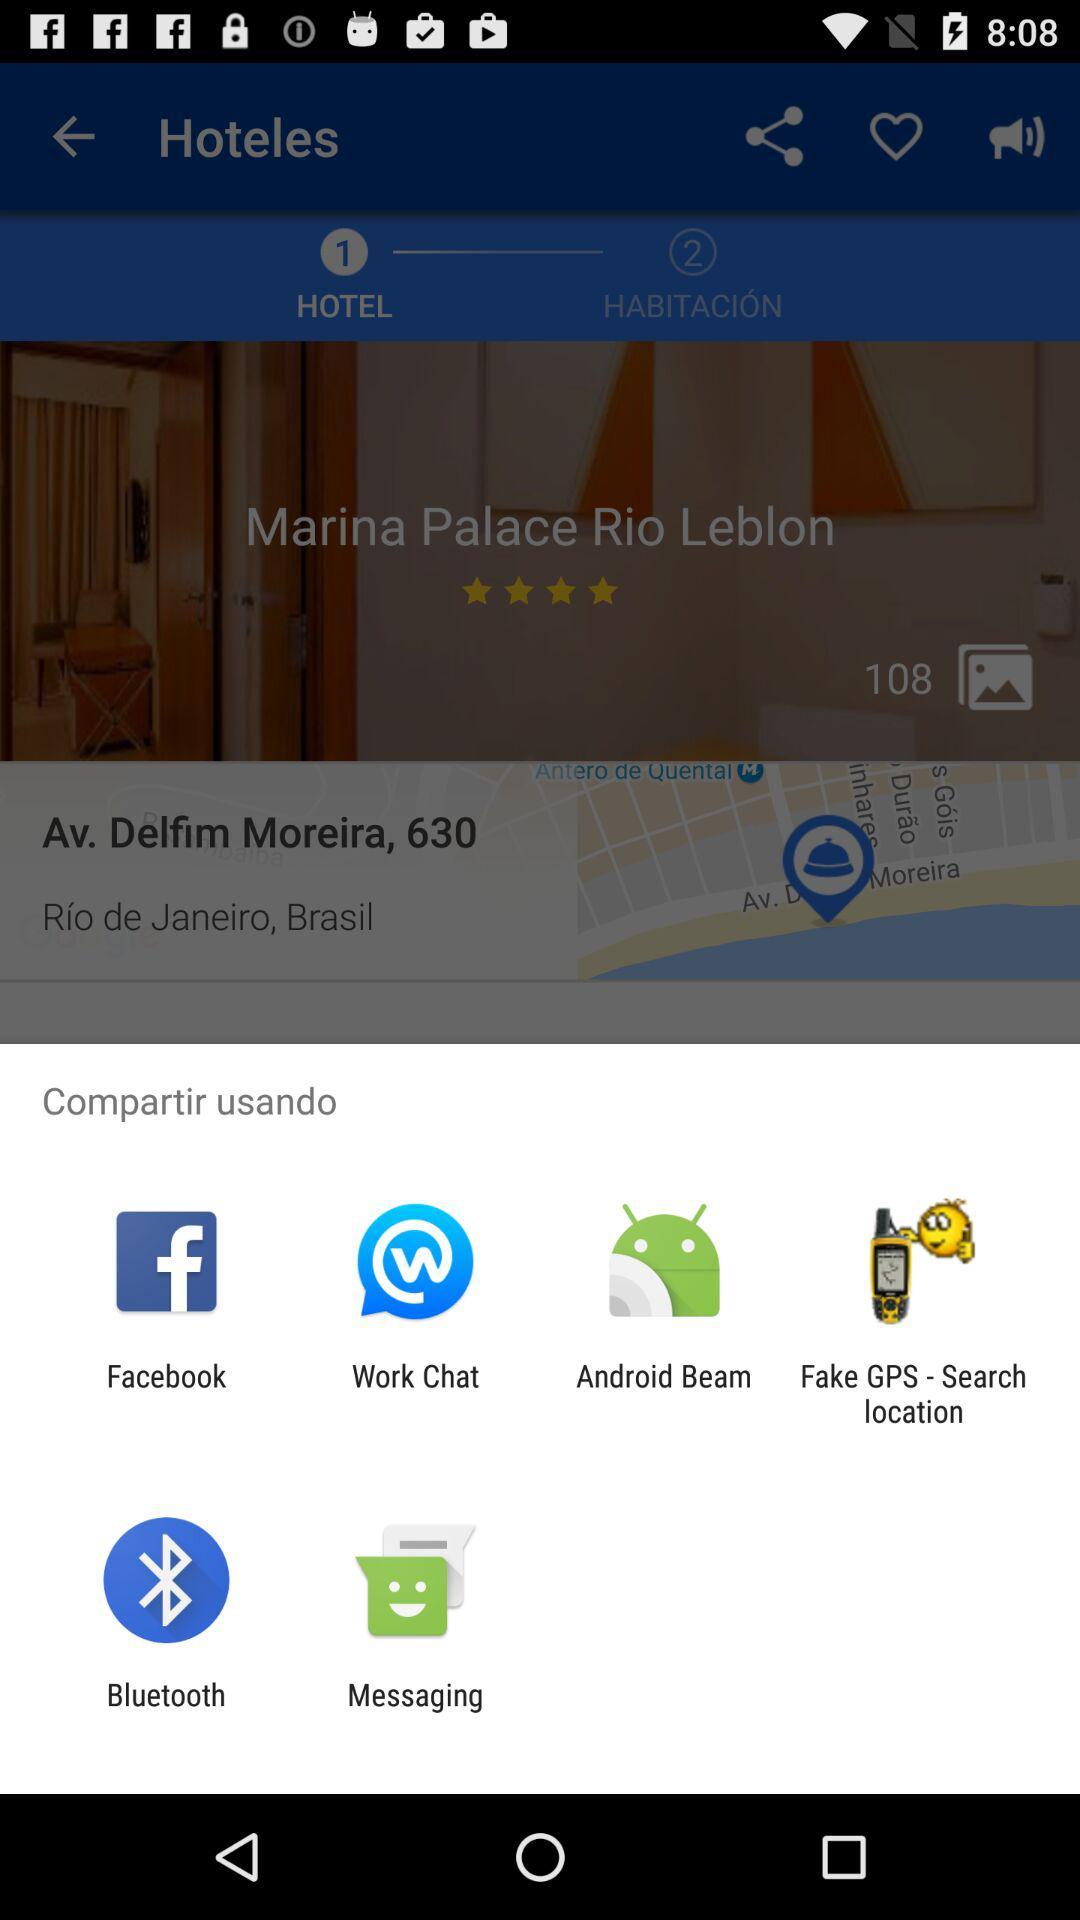 Image resolution: width=1080 pixels, height=1920 pixels. What do you see at coordinates (414, 1392) in the screenshot?
I see `work chat icon` at bounding box center [414, 1392].